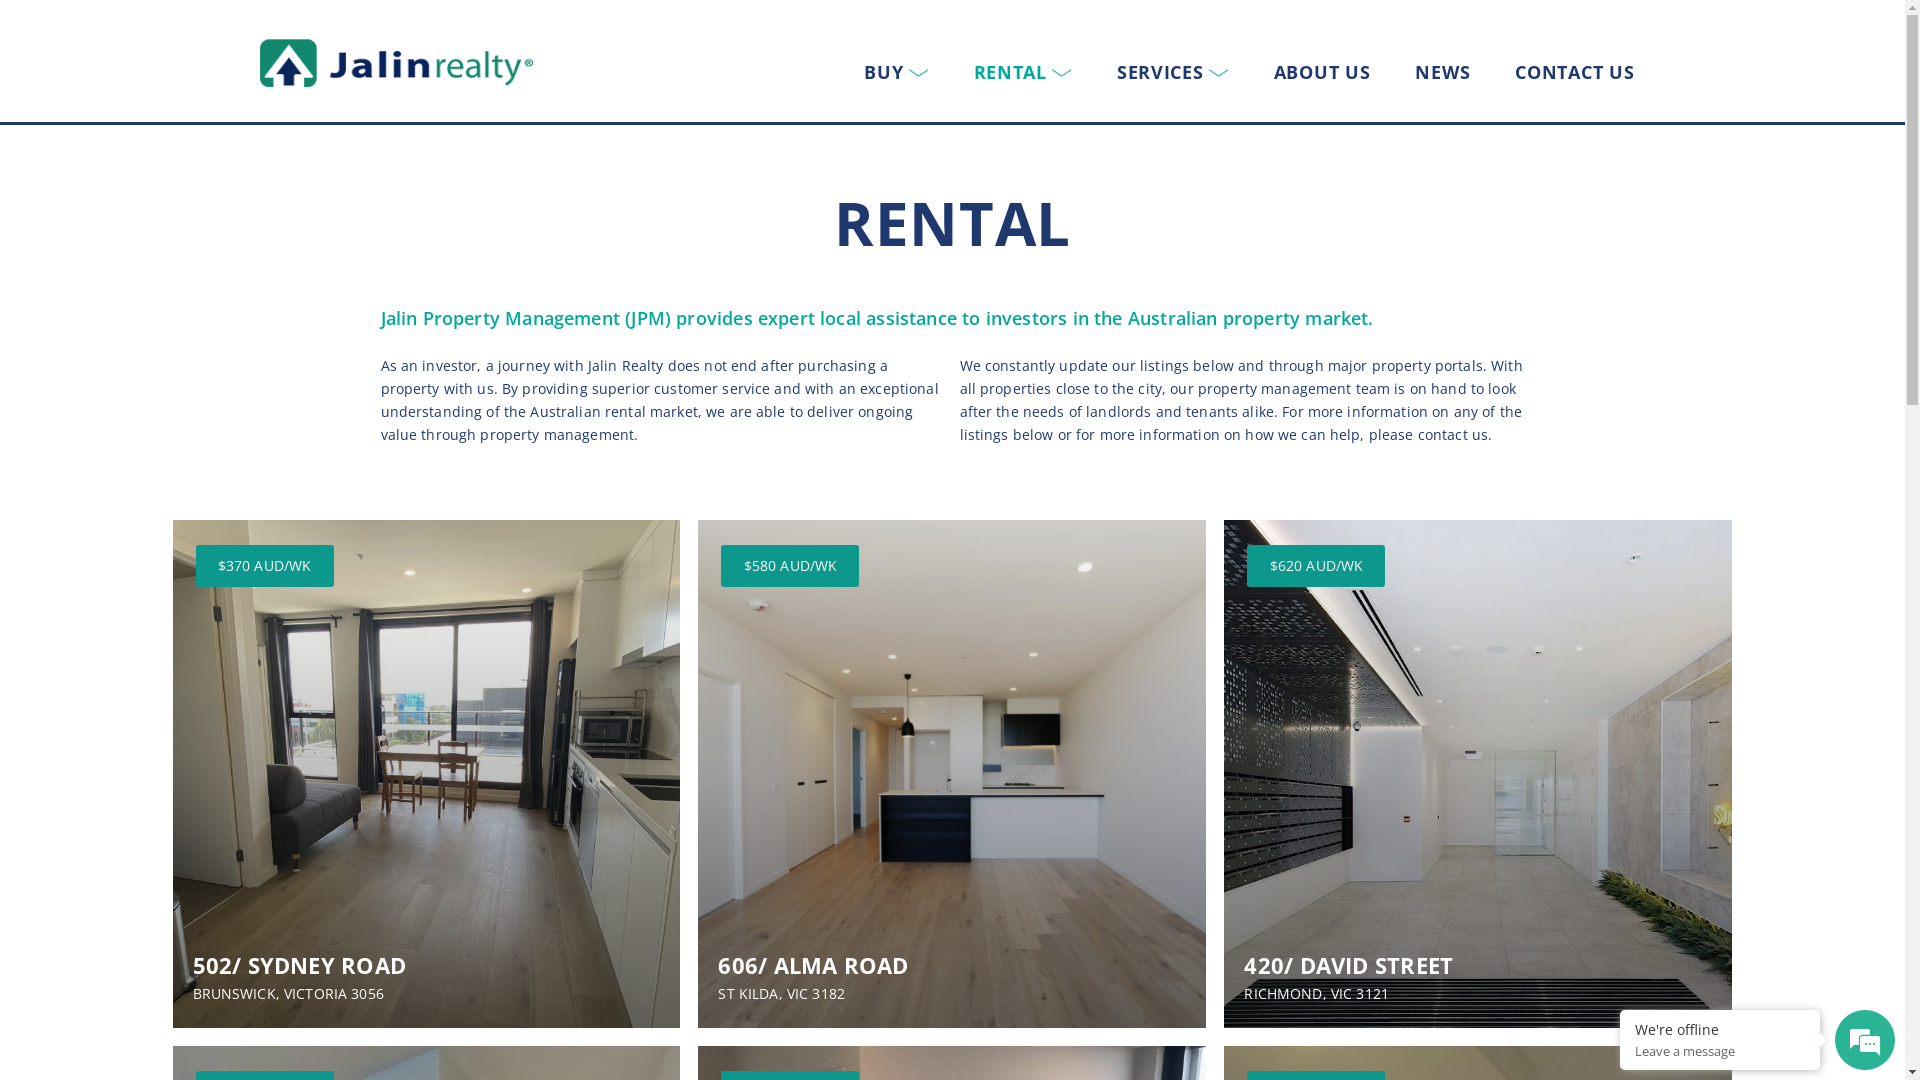  I want to click on '$580 AUD/WK', so click(789, 566).